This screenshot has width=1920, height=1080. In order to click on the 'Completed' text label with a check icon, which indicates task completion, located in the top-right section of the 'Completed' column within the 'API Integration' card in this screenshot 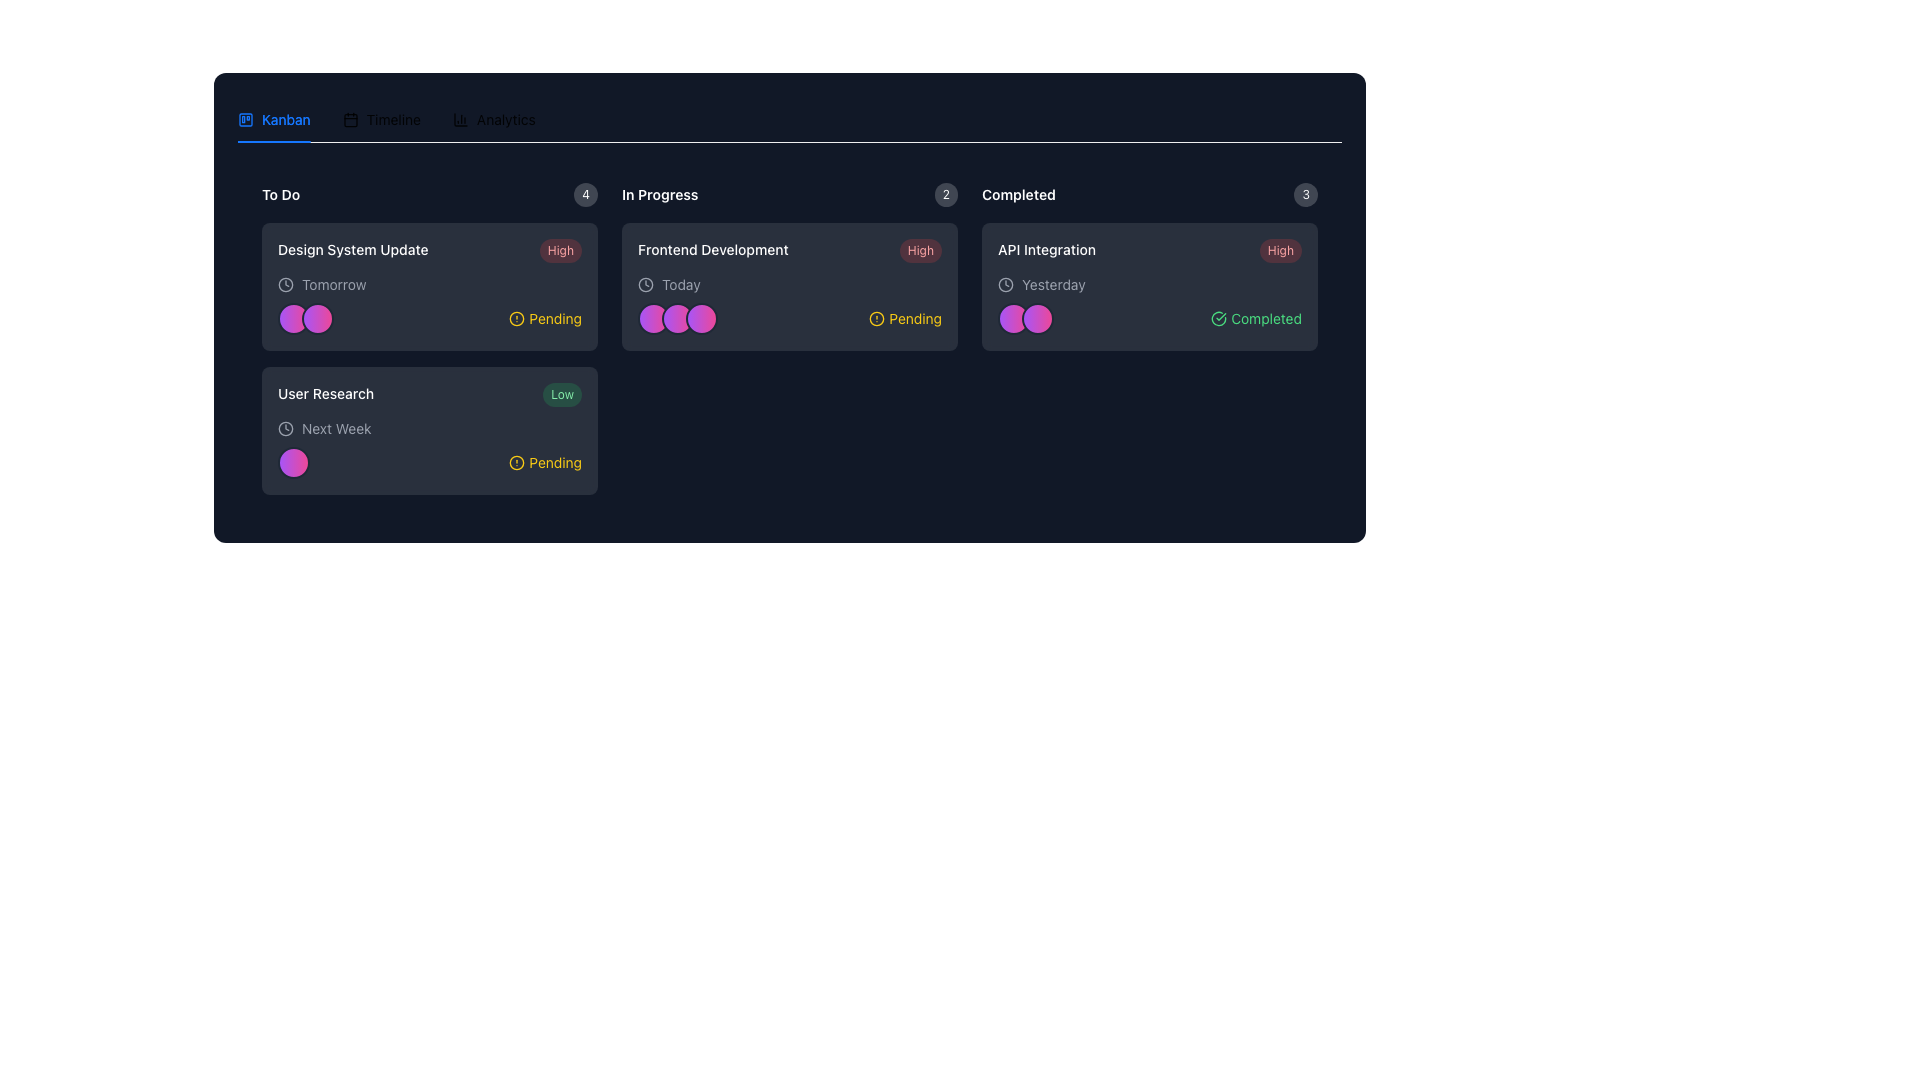, I will do `click(1255, 318)`.